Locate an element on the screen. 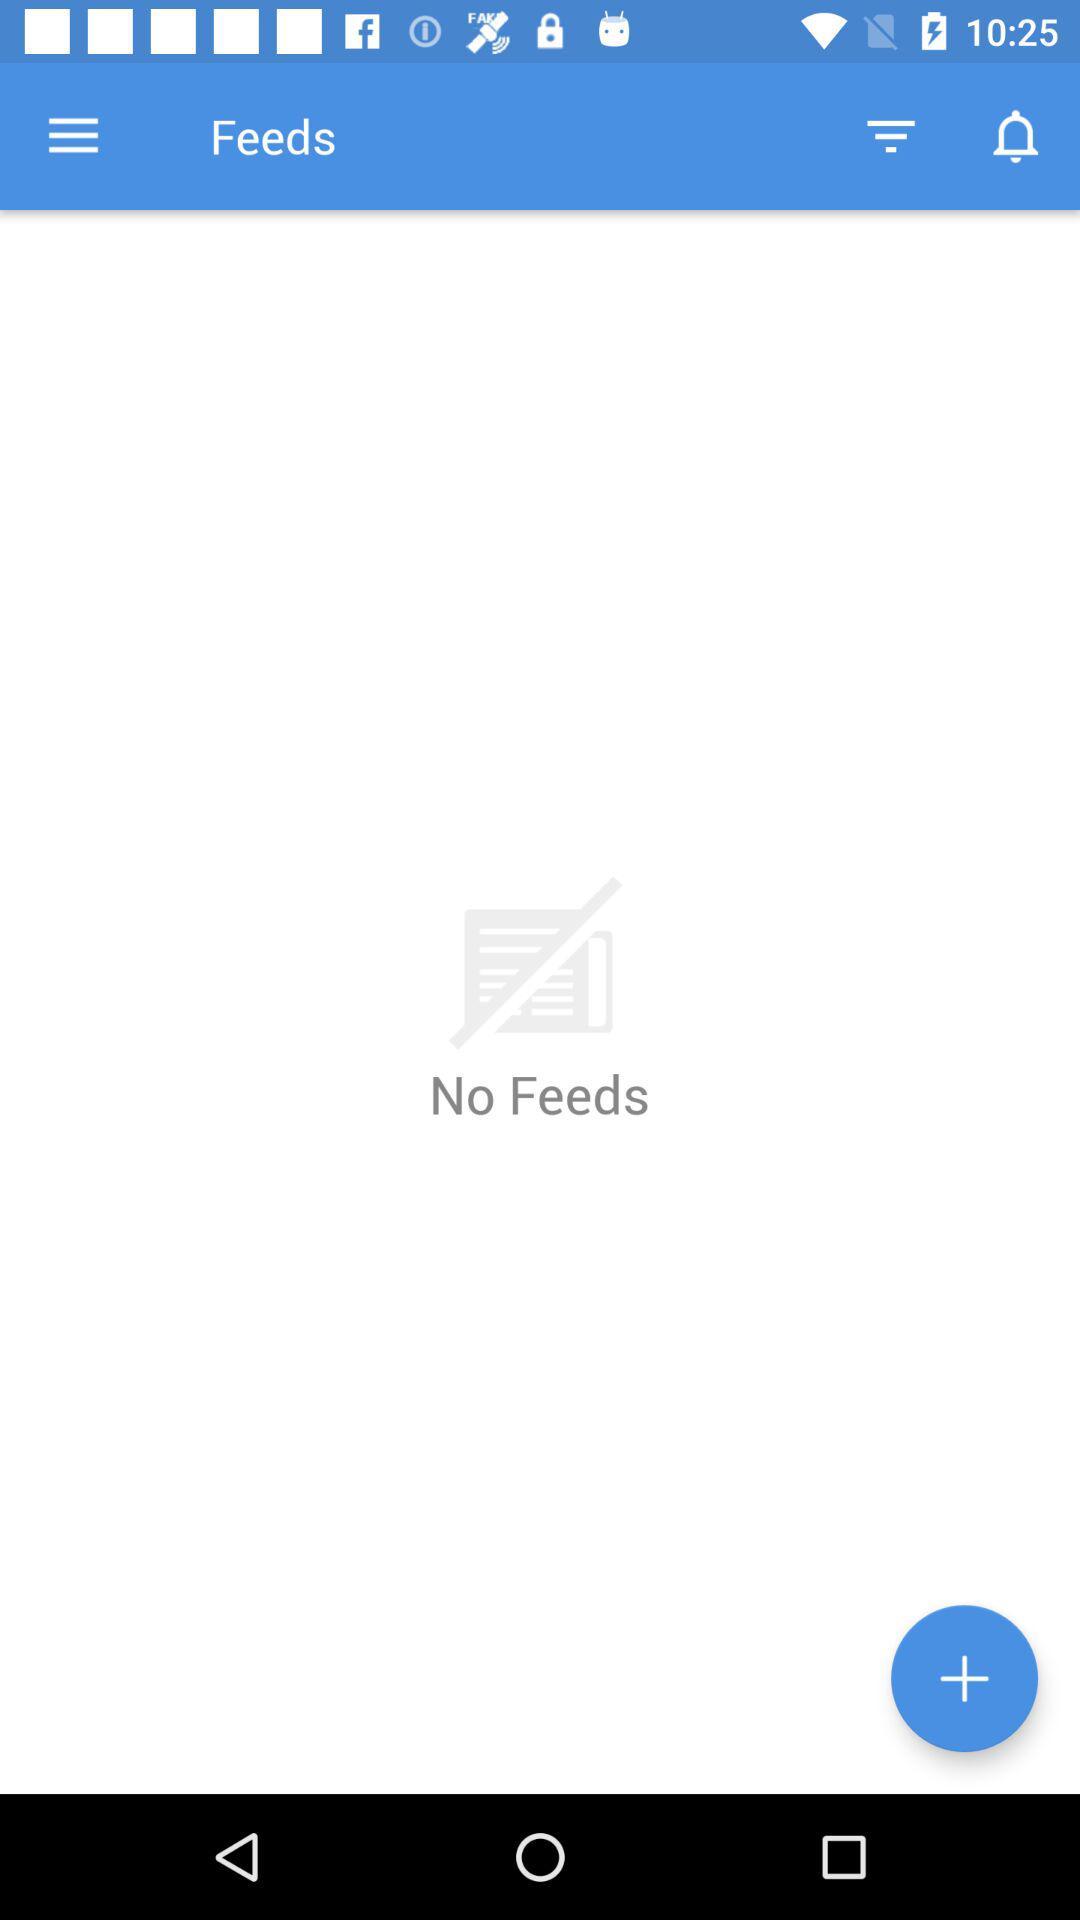 The width and height of the screenshot is (1080, 1920). feed is located at coordinates (963, 1678).